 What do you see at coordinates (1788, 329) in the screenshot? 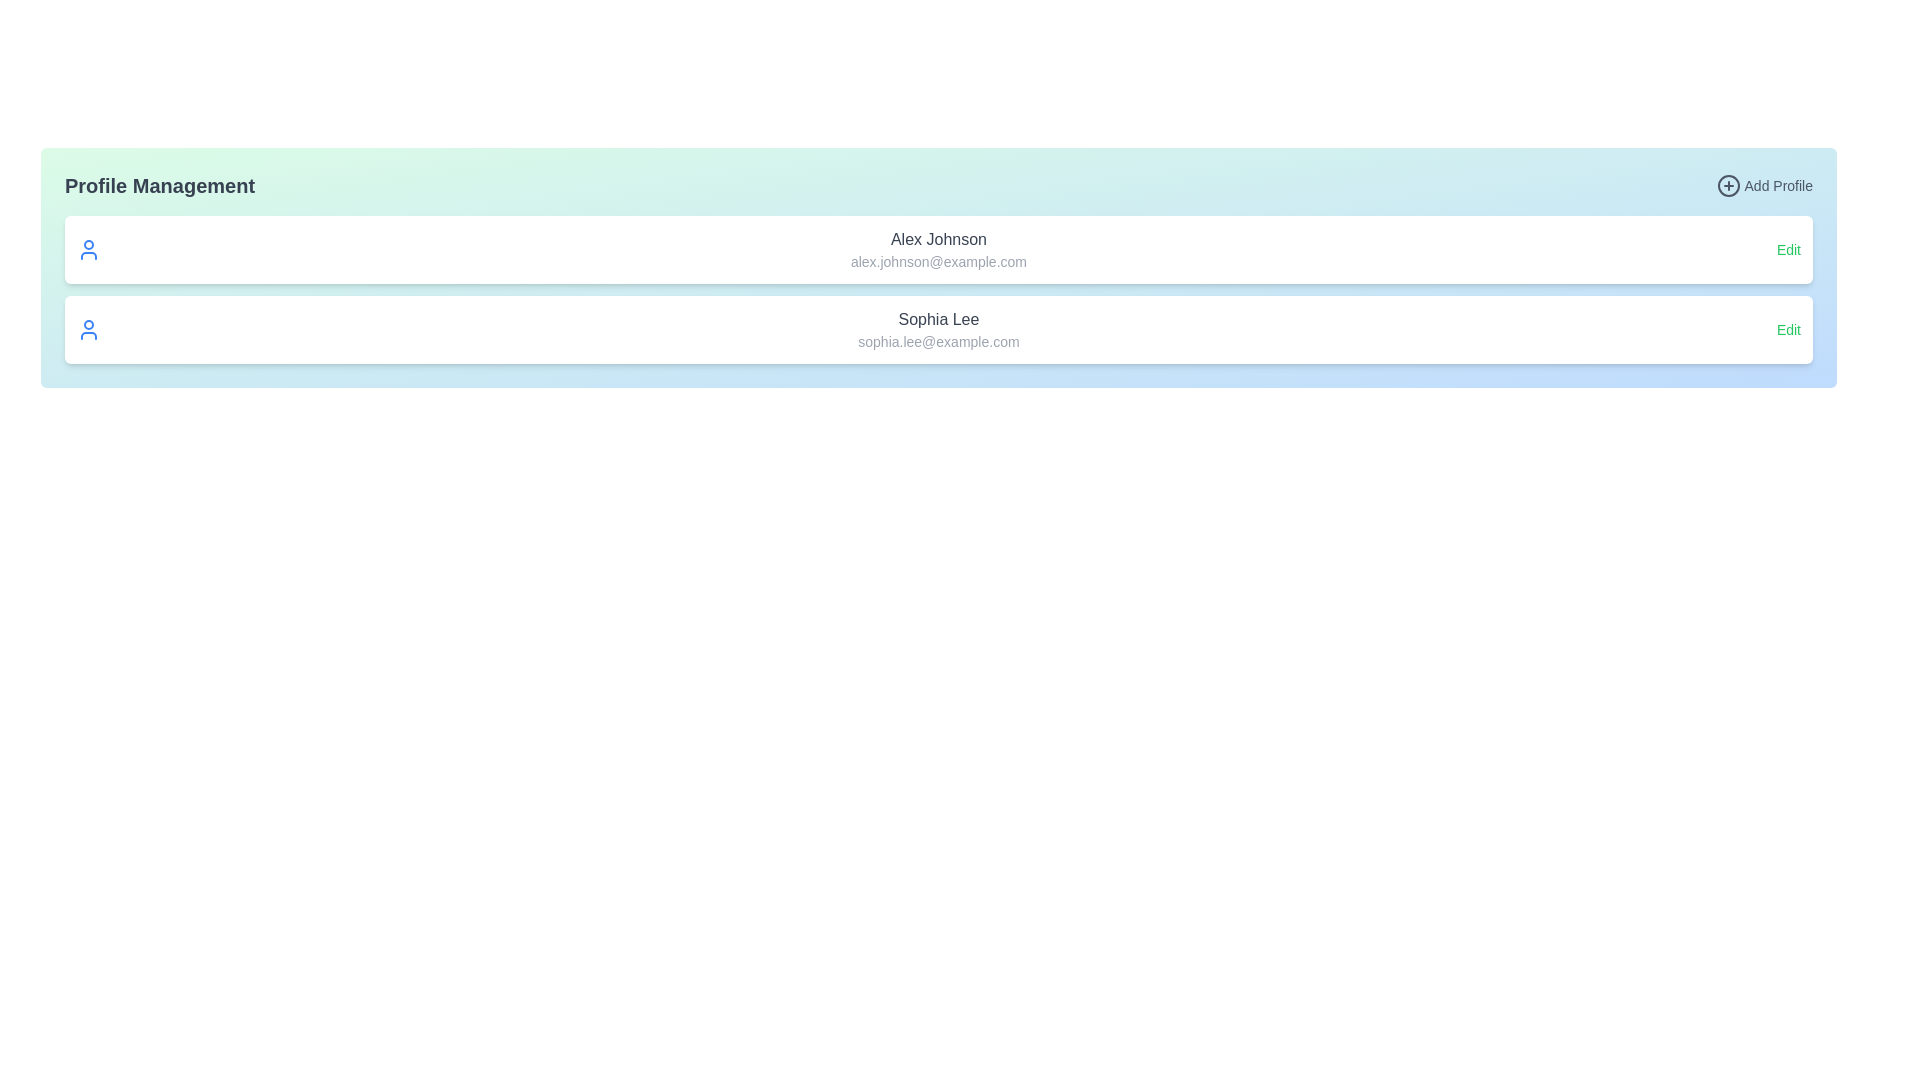
I see `the 'Edit' text button, which is a small-sized sans-serif font in green` at bounding box center [1788, 329].